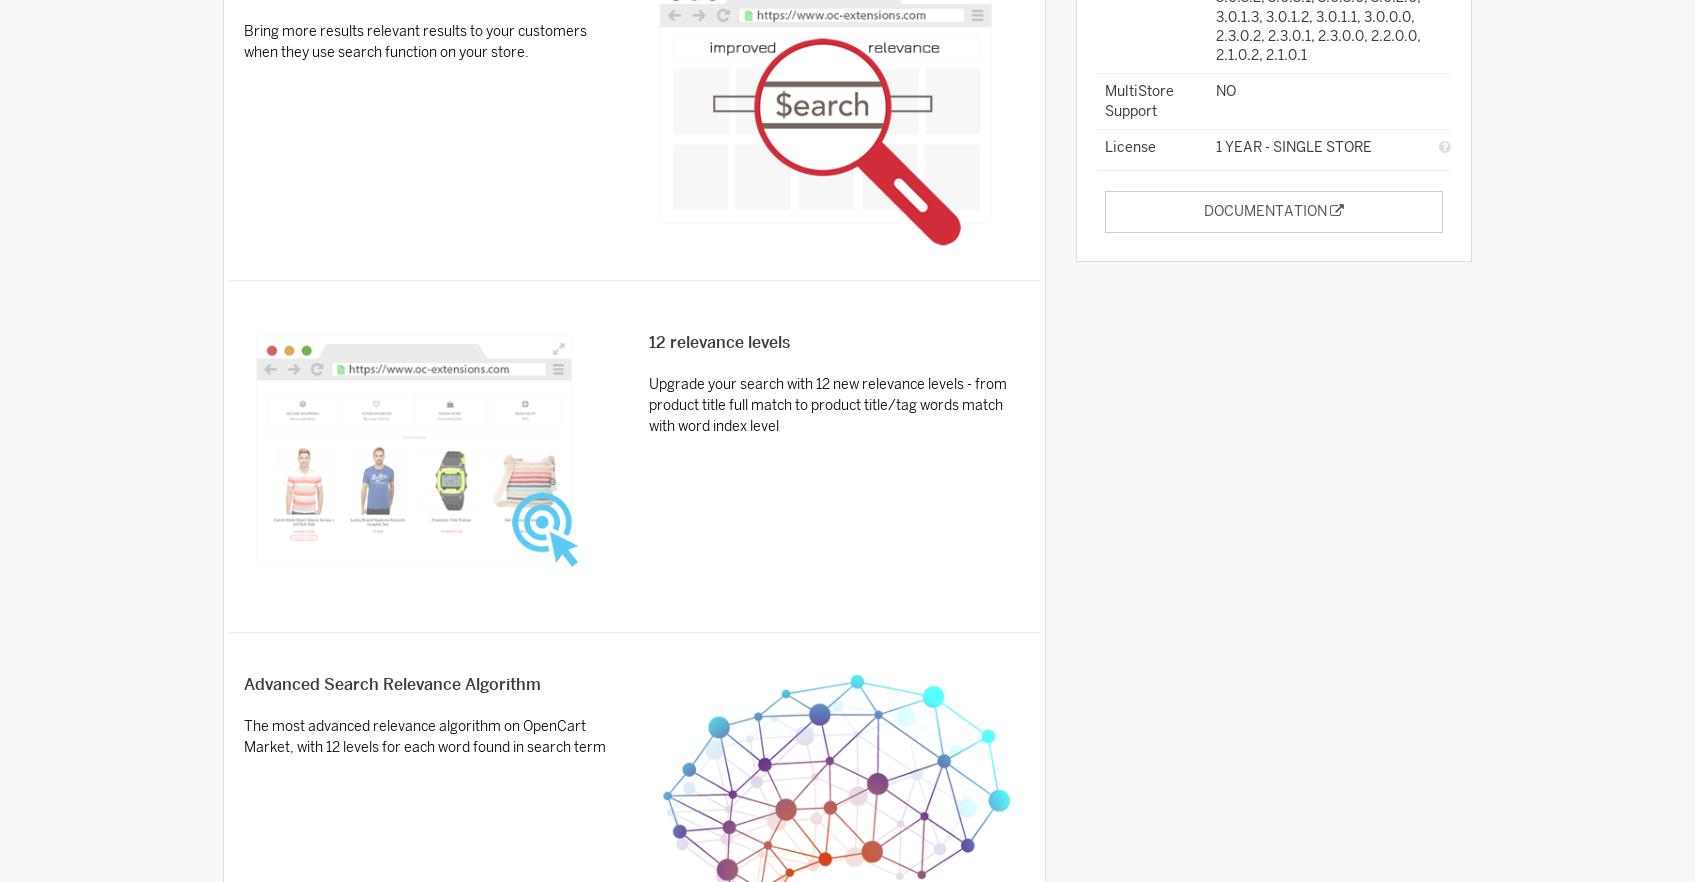 The width and height of the screenshot is (1695, 882). What do you see at coordinates (1239, 147) in the screenshot?
I see `'1 Year'` at bounding box center [1239, 147].